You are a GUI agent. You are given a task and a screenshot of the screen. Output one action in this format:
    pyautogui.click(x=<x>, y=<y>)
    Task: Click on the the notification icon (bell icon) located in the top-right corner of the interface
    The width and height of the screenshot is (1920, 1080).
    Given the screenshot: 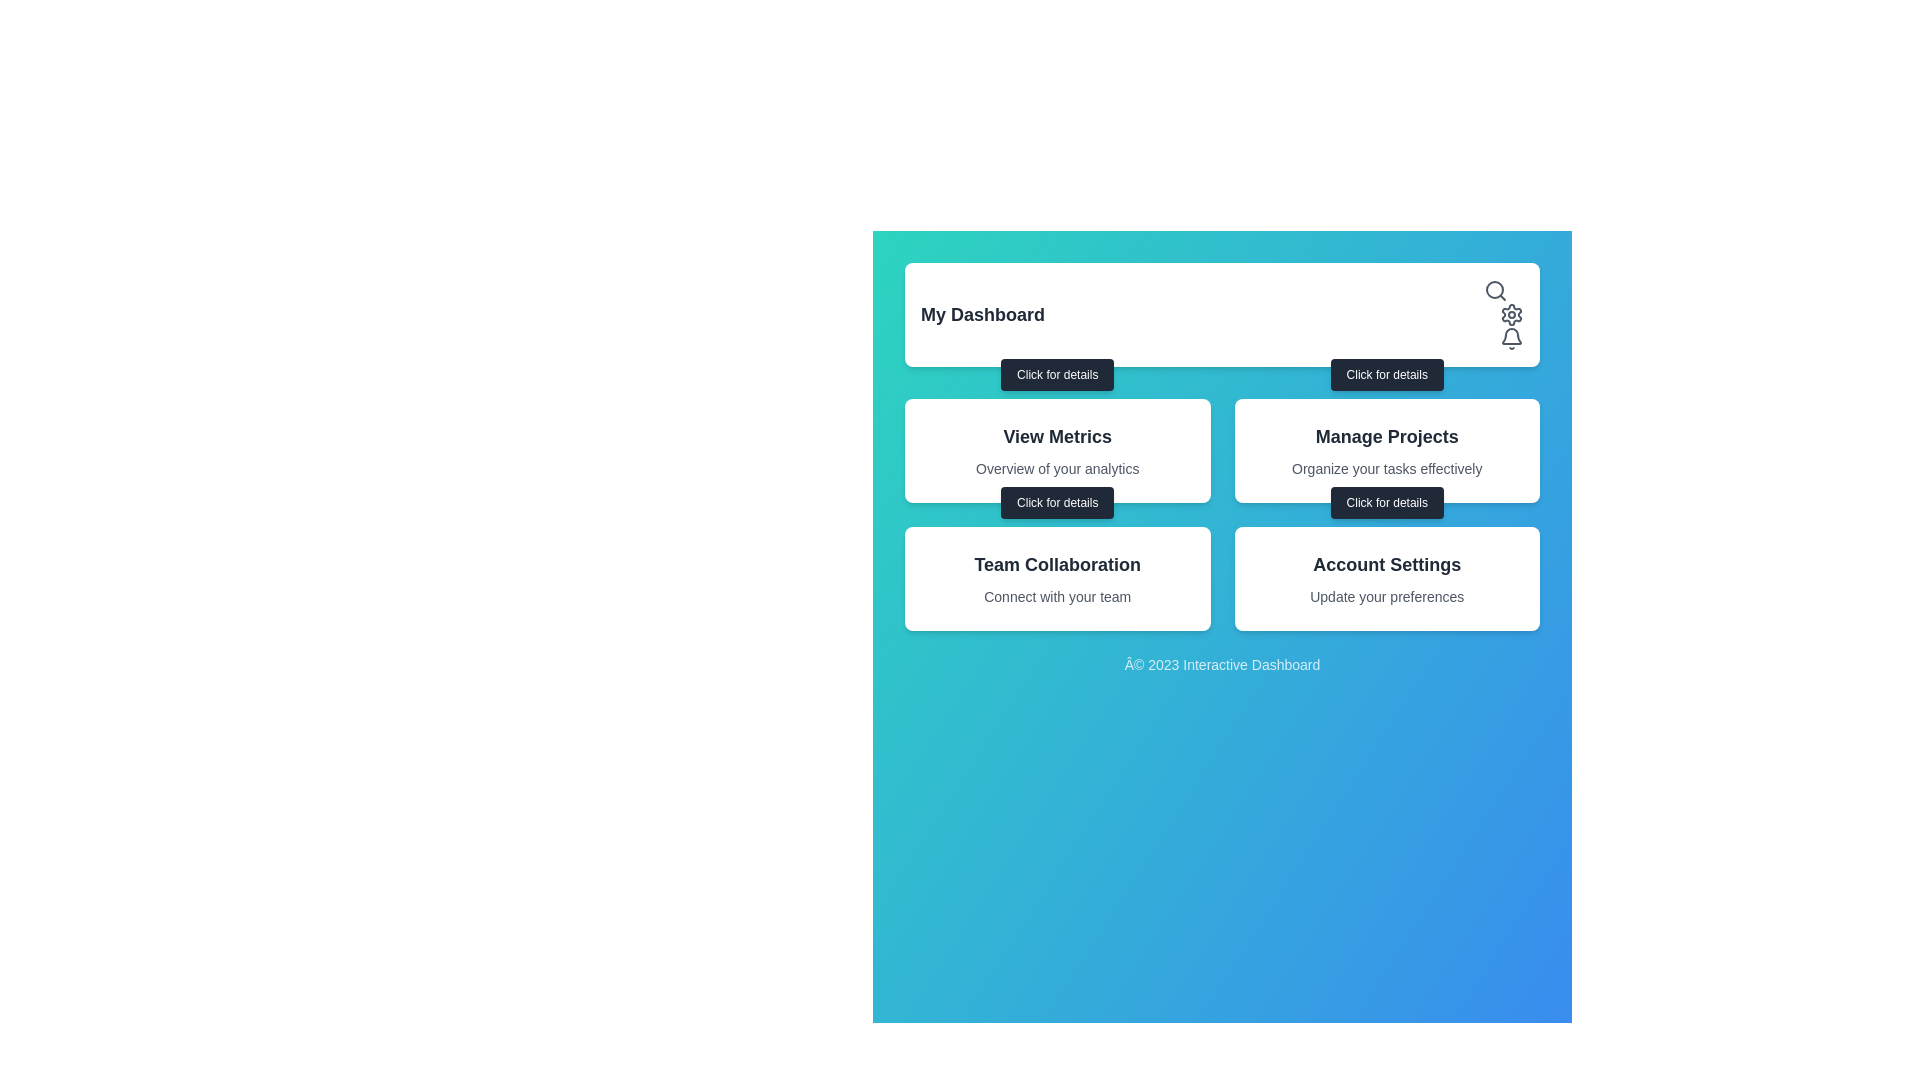 What is the action you would take?
    pyautogui.click(x=1512, y=335)
    